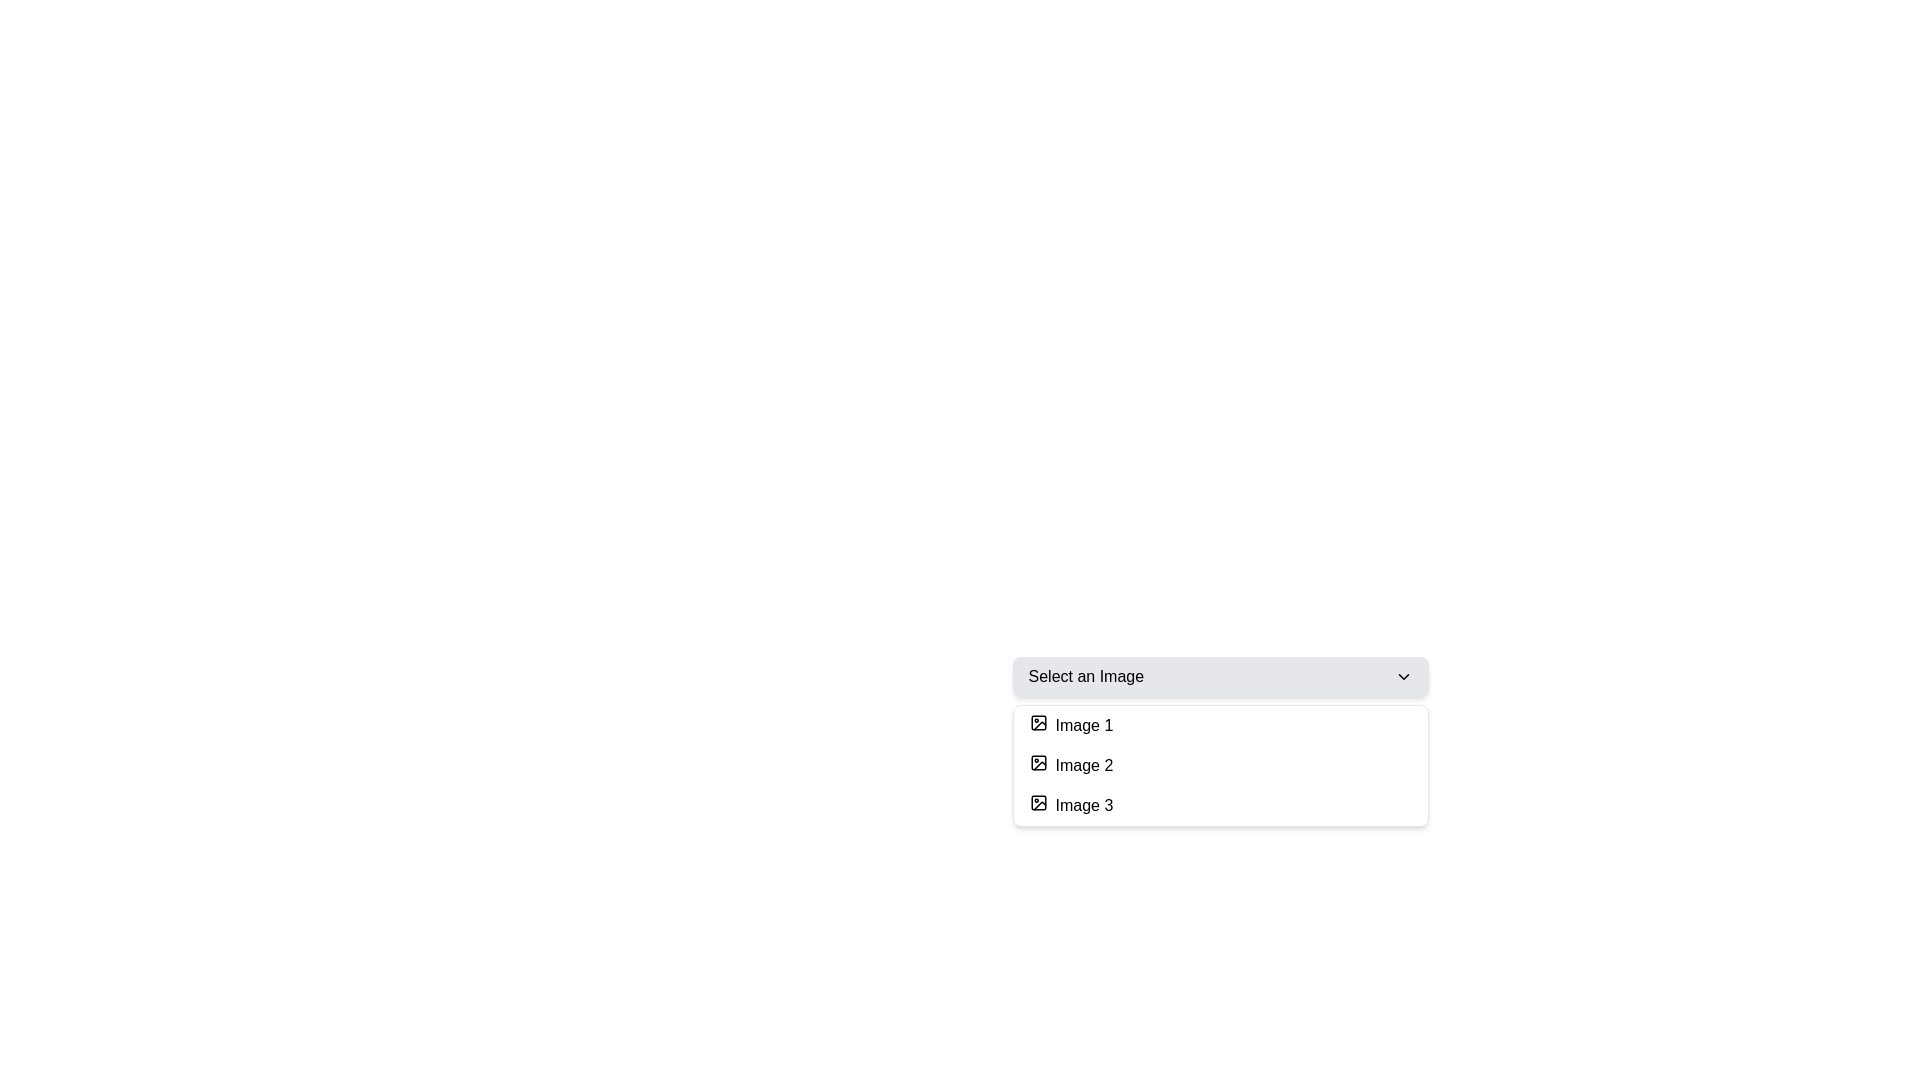  Describe the element at coordinates (1219, 725) in the screenshot. I see `the first menu item labeled 'Image 1' in the dropdown list` at that location.